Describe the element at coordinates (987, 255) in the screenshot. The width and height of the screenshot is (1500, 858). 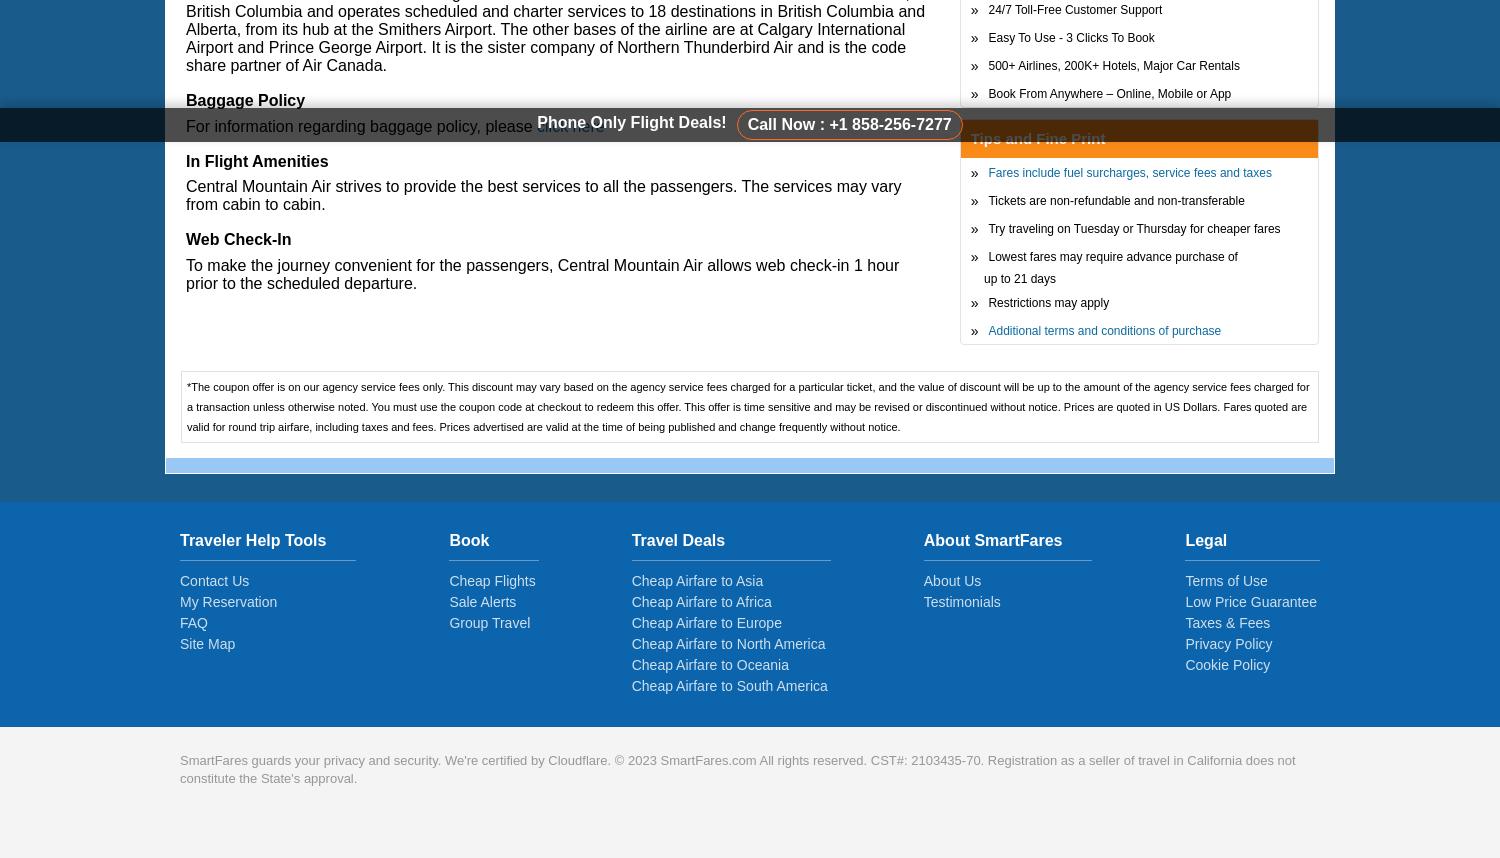
I see `'Lowest fares may require advance purchase of'` at that location.